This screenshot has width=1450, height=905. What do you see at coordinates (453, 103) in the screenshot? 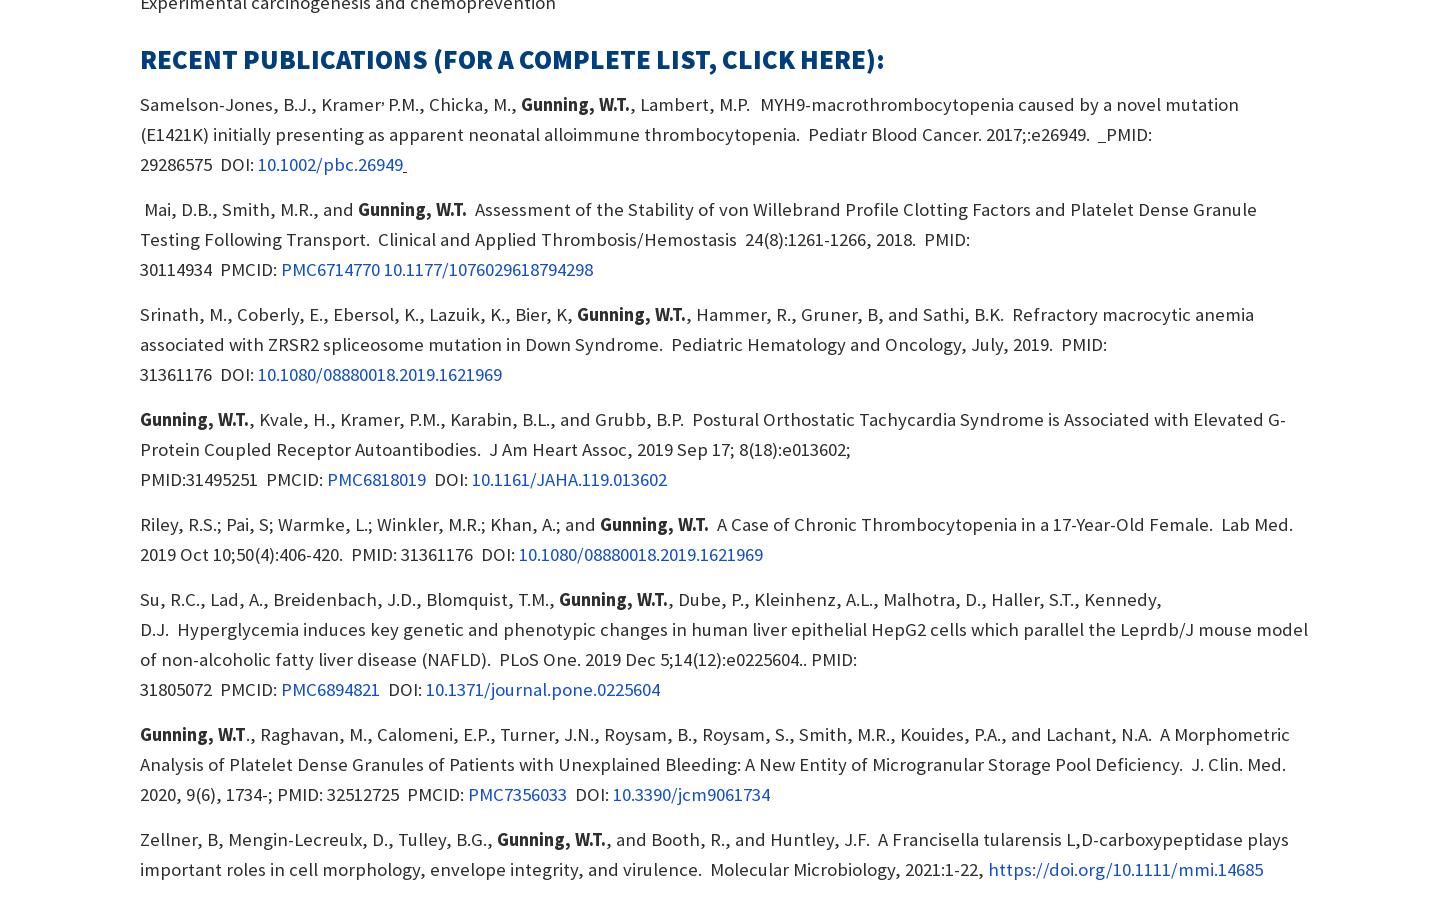
I see `'P.M., Chicka, M.,'` at bounding box center [453, 103].